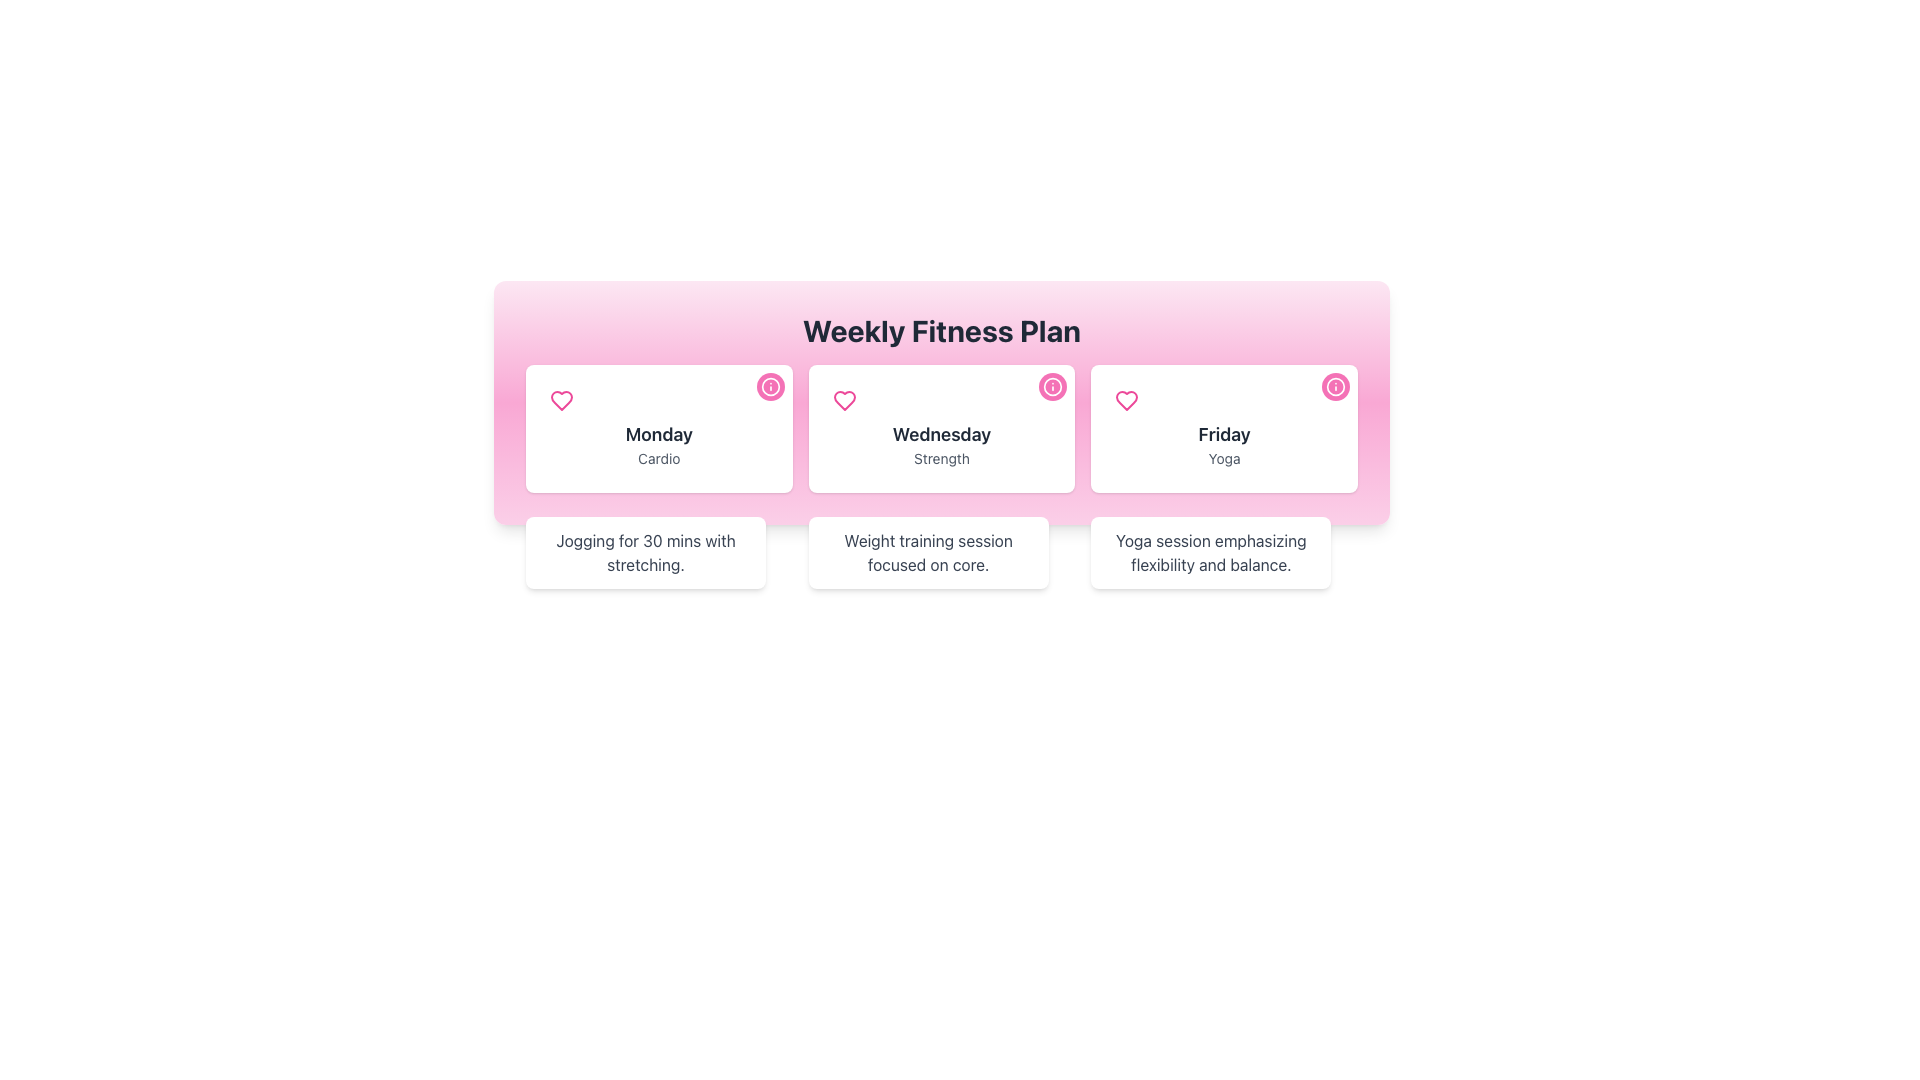  Describe the element at coordinates (1052, 386) in the screenshot. I see `the small circular button with a pink background and an information icon at its center, located at the top-right of the Wednesday session card` at that location.